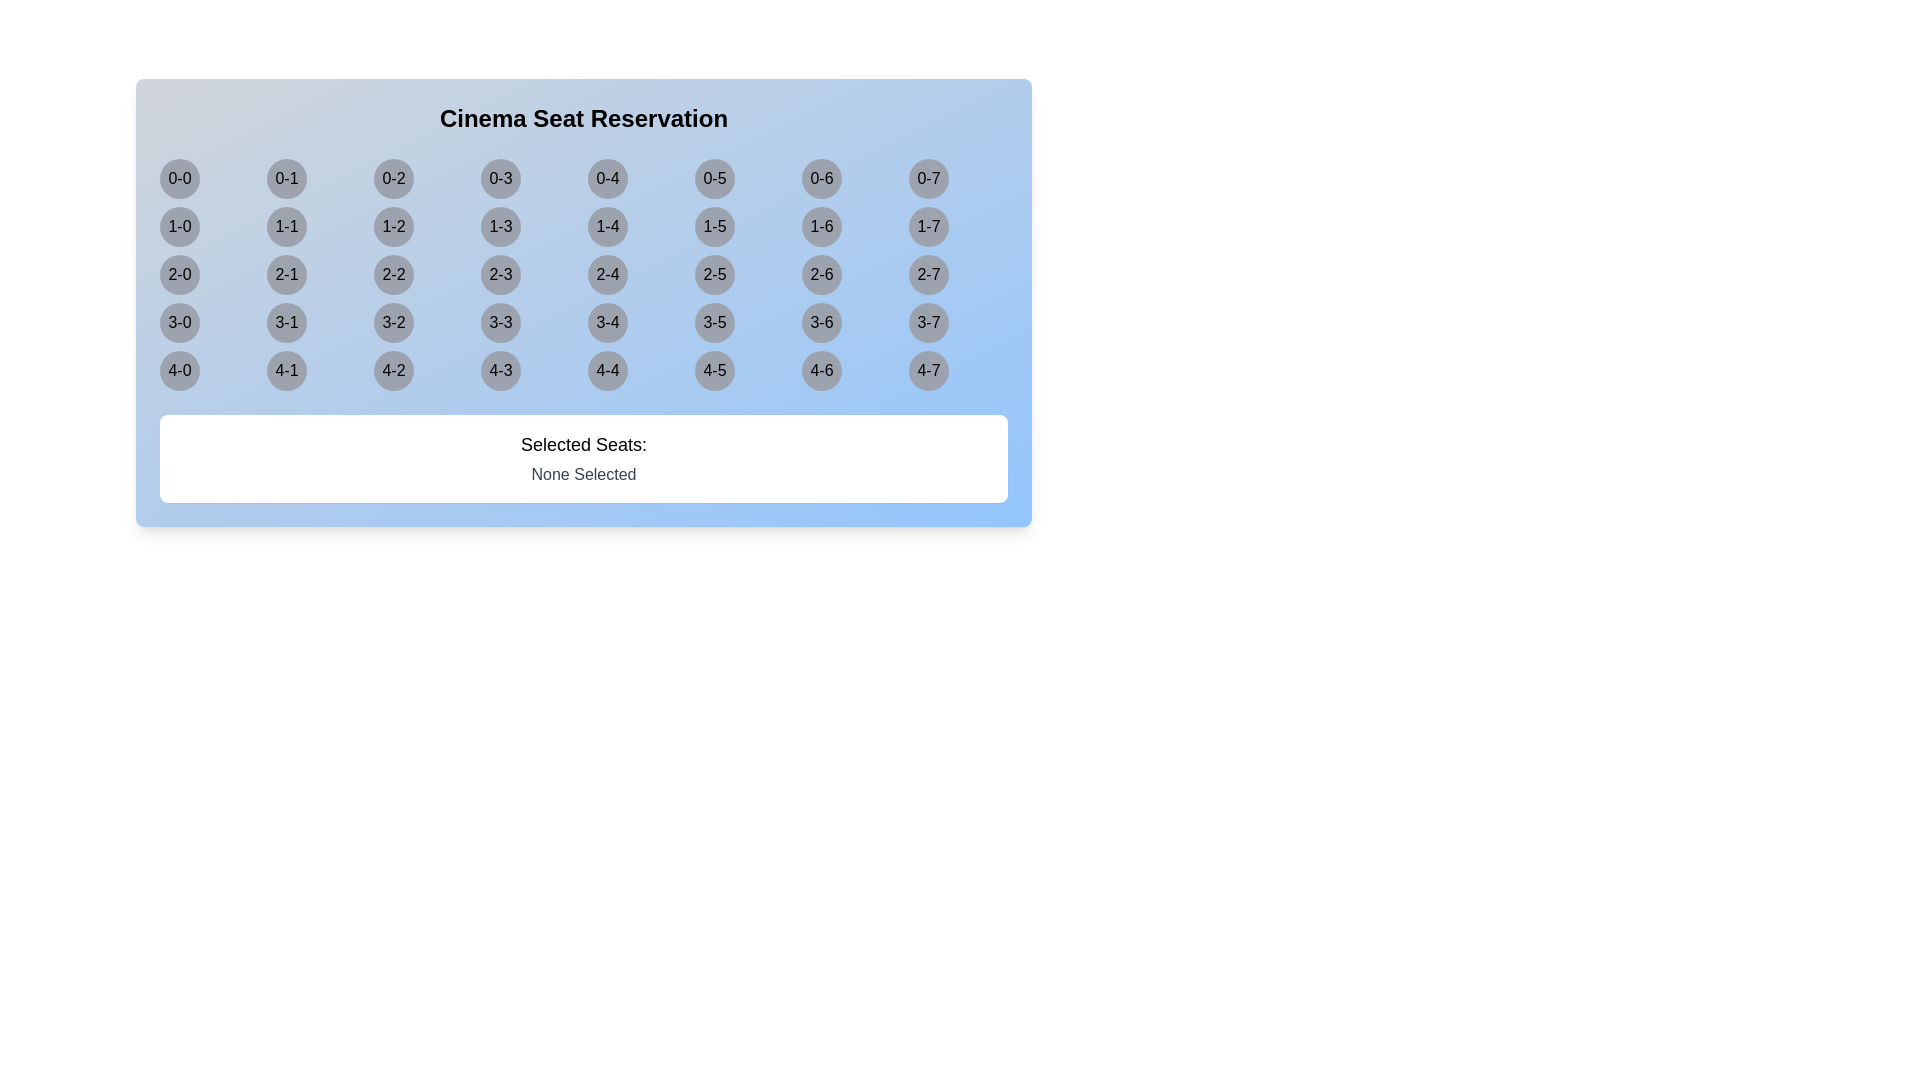 Image resolution: width=1920 pixels, height=1080 pixels. Describe the element at coordinates (607, 177) in the screenshot. I see `the circular button labeled '0-4' located in the first row and fifth column of the seating section` at that location.